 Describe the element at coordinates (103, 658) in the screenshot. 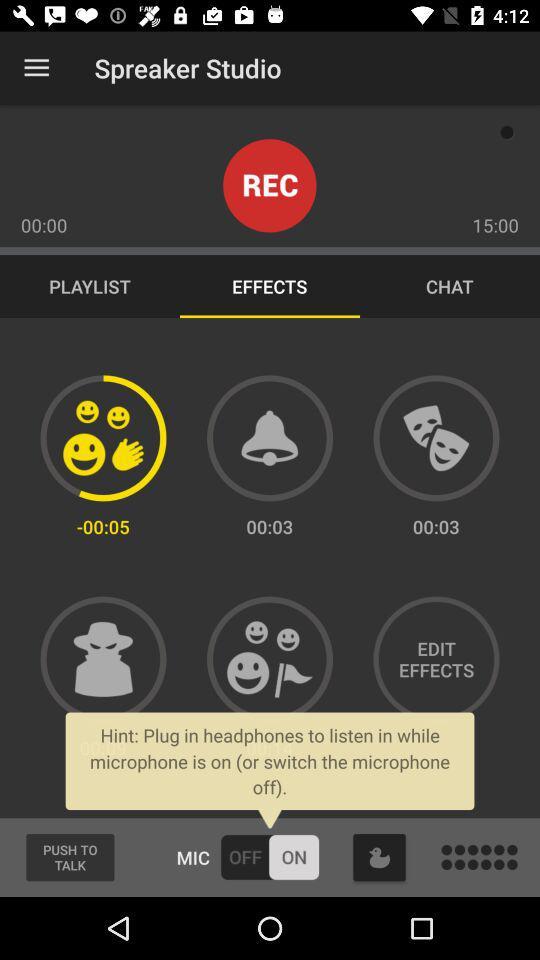

I see `choose this effect` at that location.